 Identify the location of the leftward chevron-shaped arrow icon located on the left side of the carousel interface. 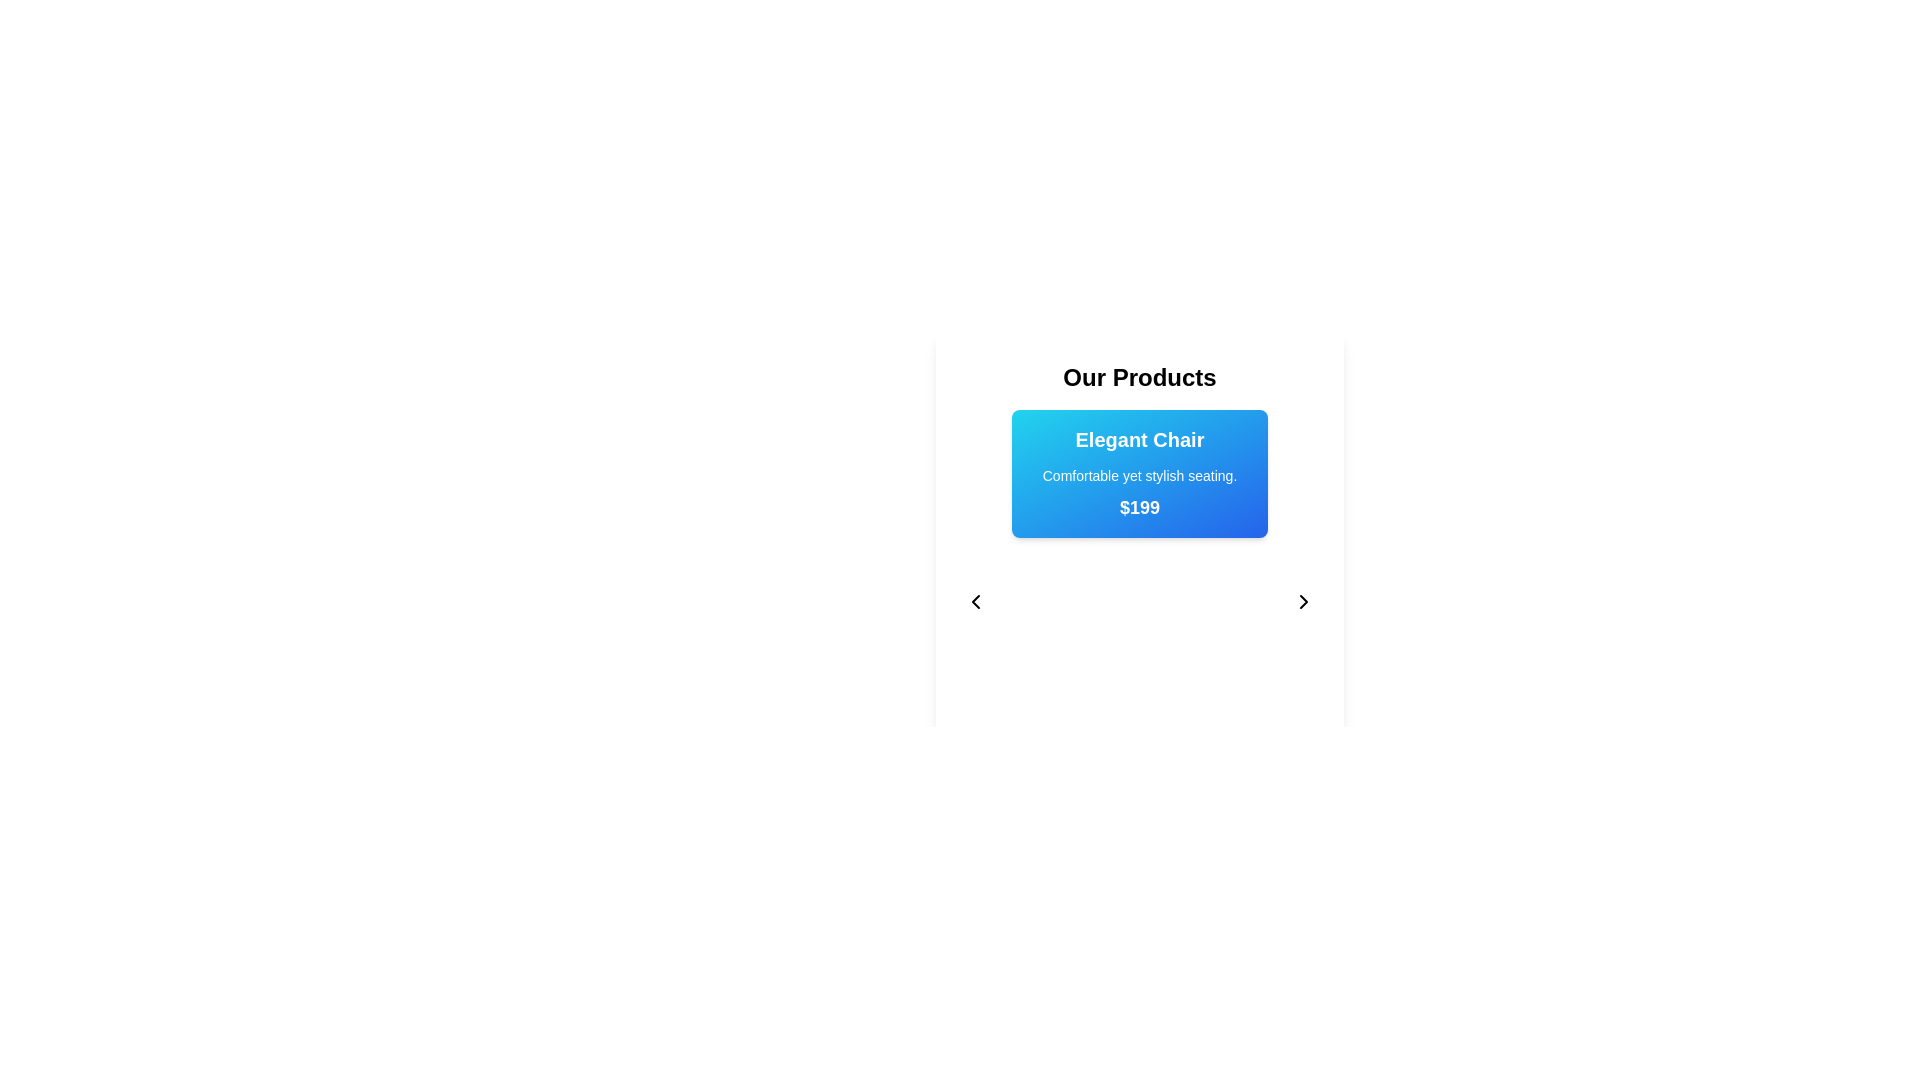
(975, 600).